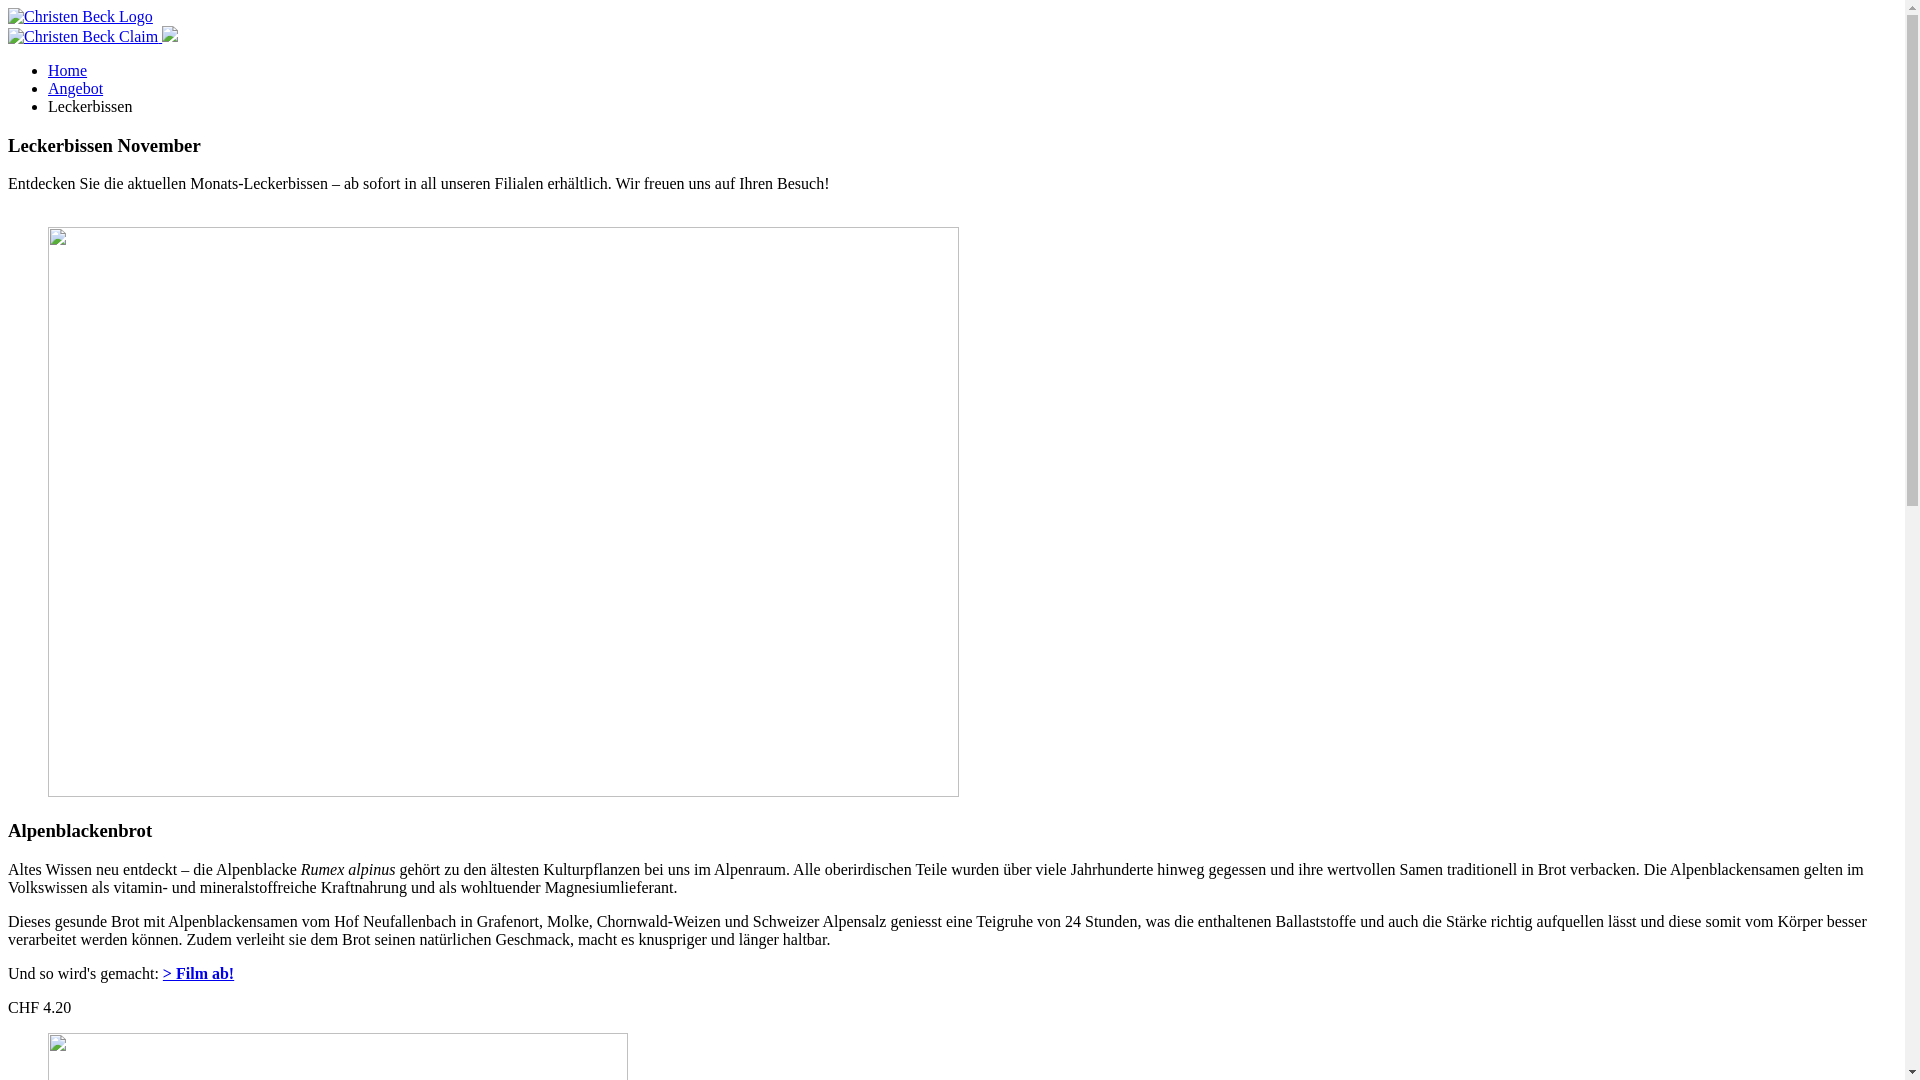 The width and height of the screenshot is (1920, 1080). What do you see at coordinates (198, 972) in the screenshot?
I see `'> Film ab!'` at bounding box center [198, 972].